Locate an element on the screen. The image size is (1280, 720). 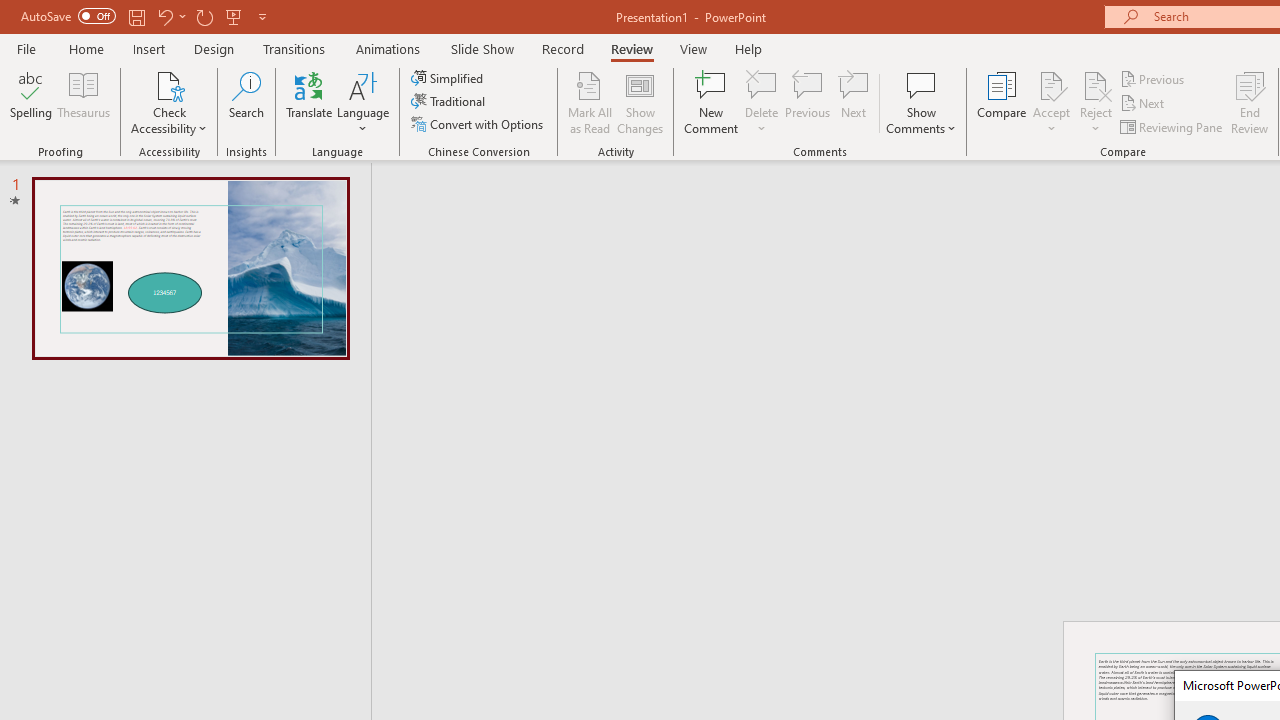
'Compare' is located at coordinates (1002, 103).